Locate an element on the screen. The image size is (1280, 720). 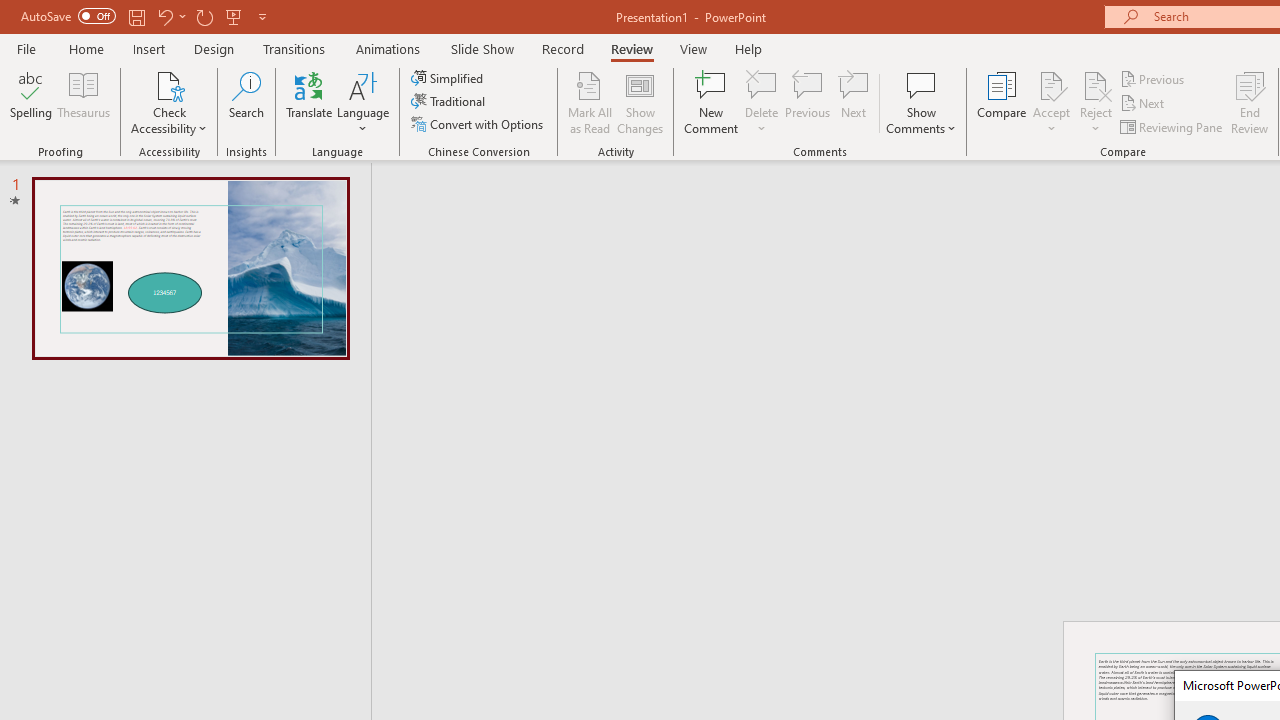
'Compare' is located at coordinates (1002, 103).